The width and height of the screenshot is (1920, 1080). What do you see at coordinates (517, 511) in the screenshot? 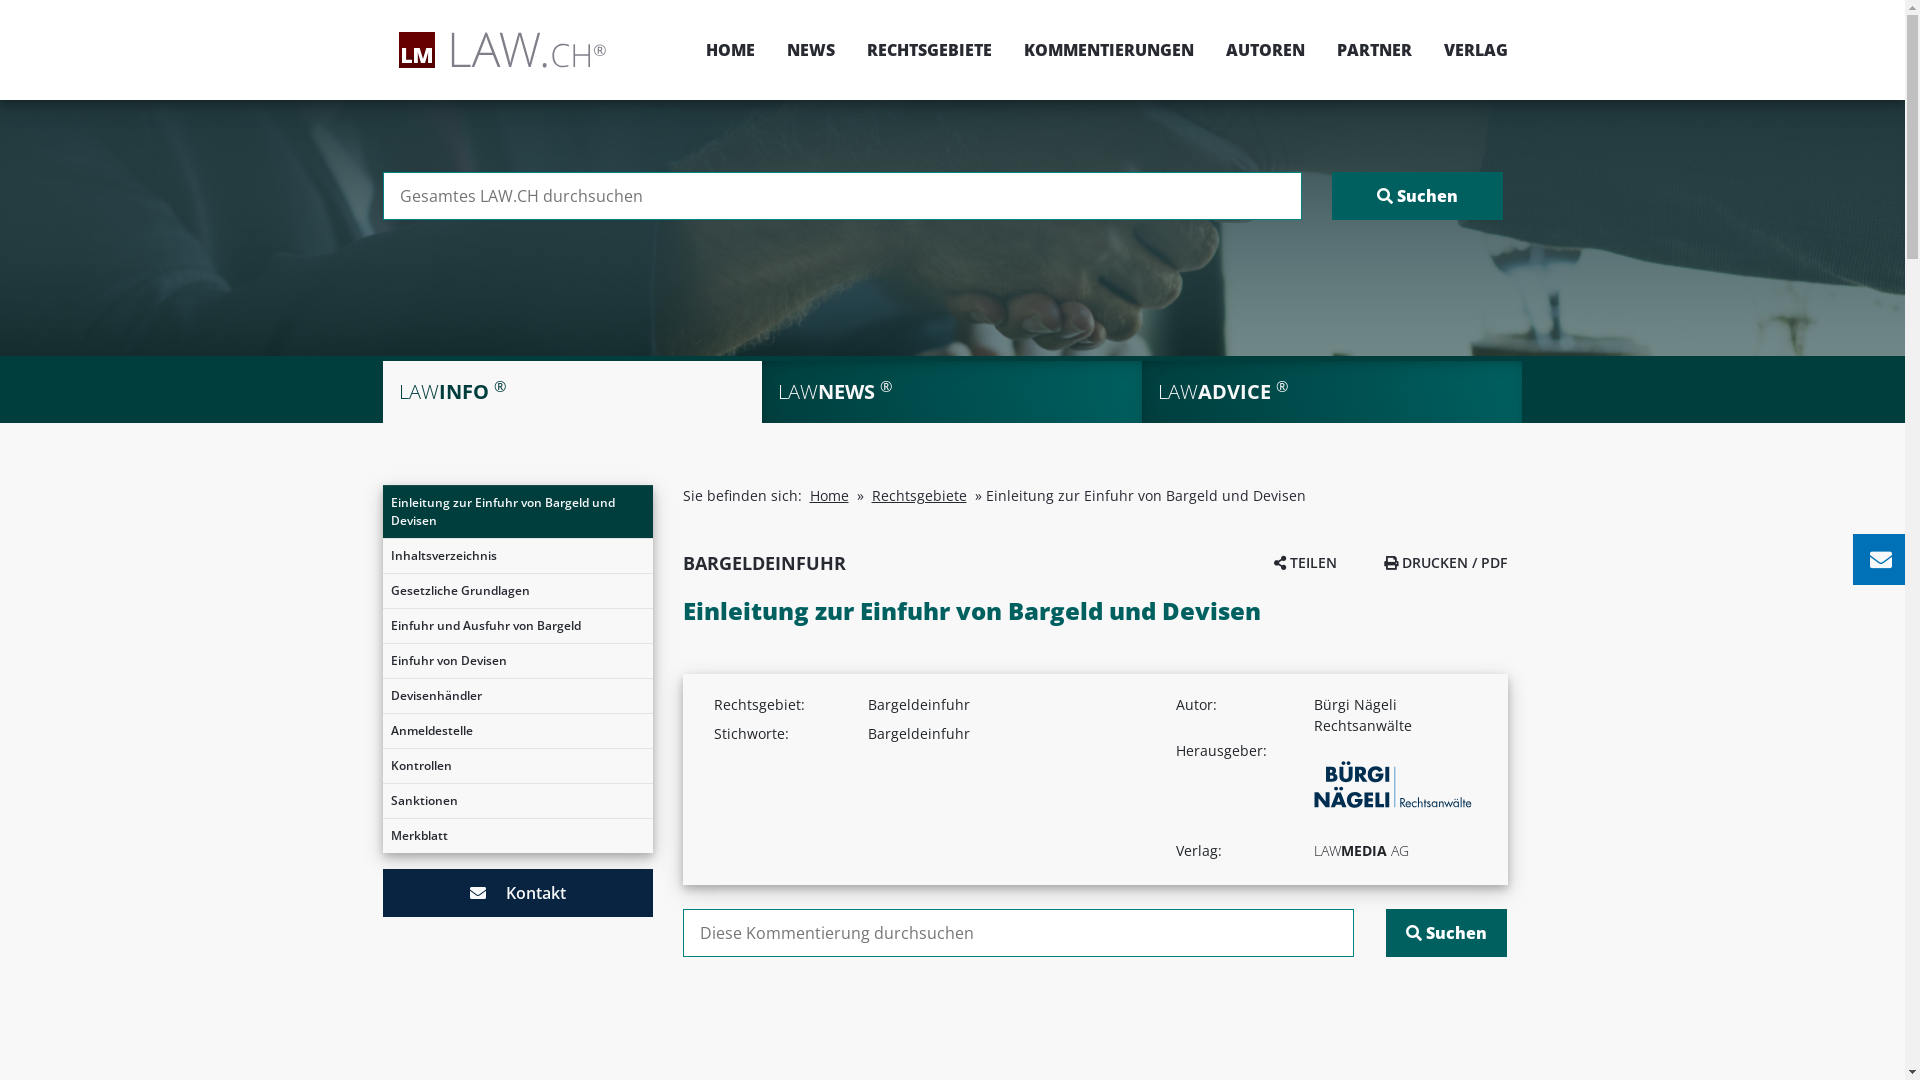
I see `'Einleitung zur Einfuhr von Bargeld und Devisen'` at bounding box center [517, 511].